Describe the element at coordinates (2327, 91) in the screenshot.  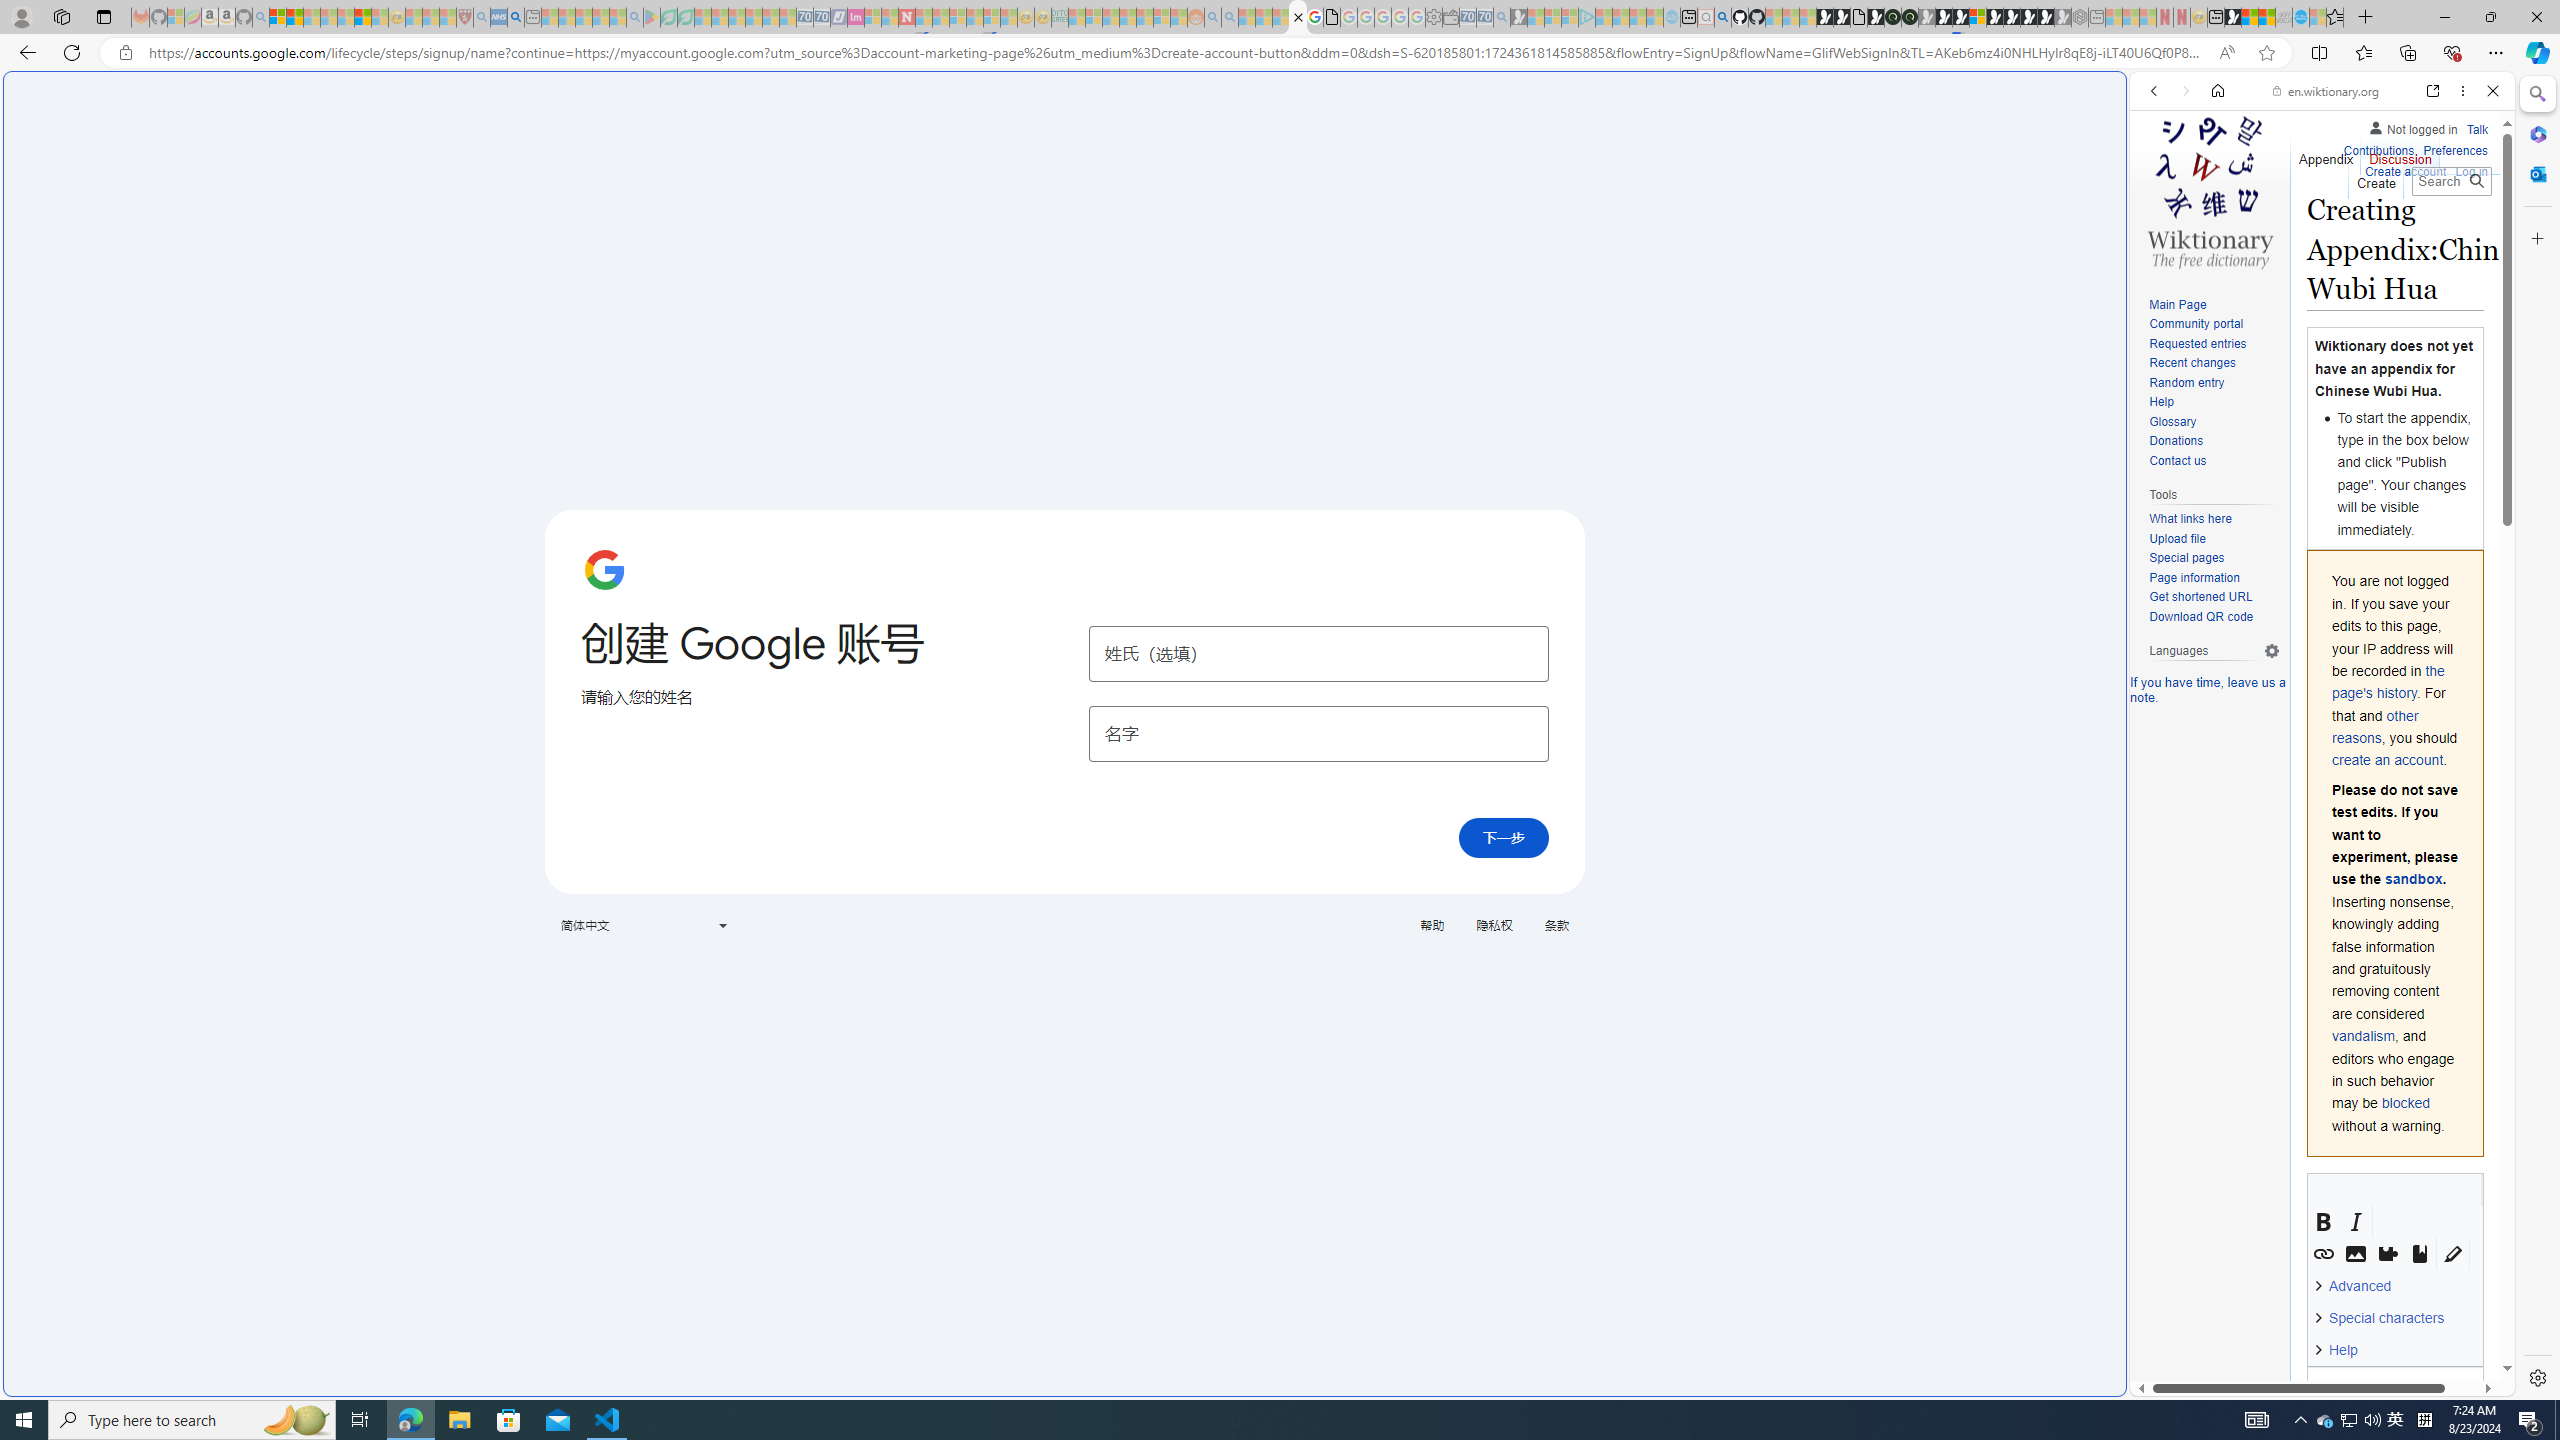
I see `'en.wiktionary.org'` at that location.